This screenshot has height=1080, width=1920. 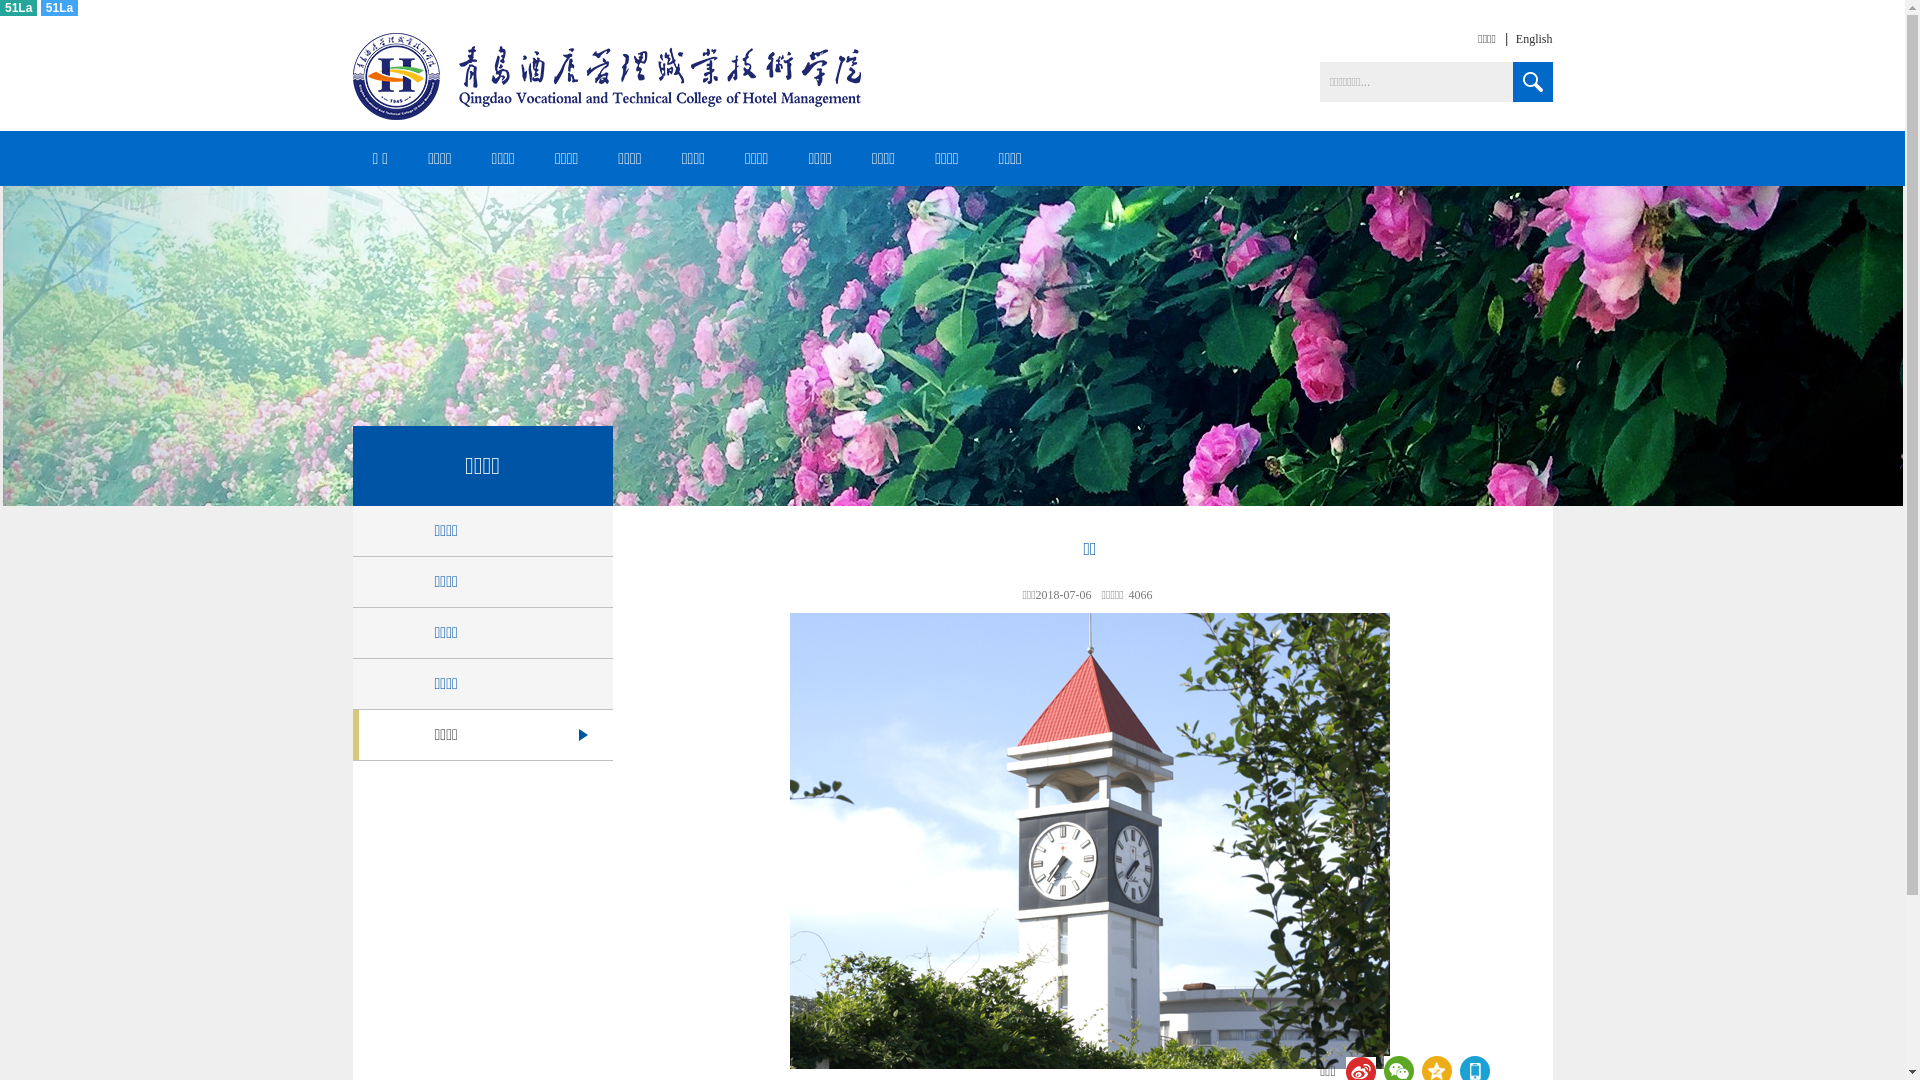 I want to click on 'English', so click(x=1496, y=38).